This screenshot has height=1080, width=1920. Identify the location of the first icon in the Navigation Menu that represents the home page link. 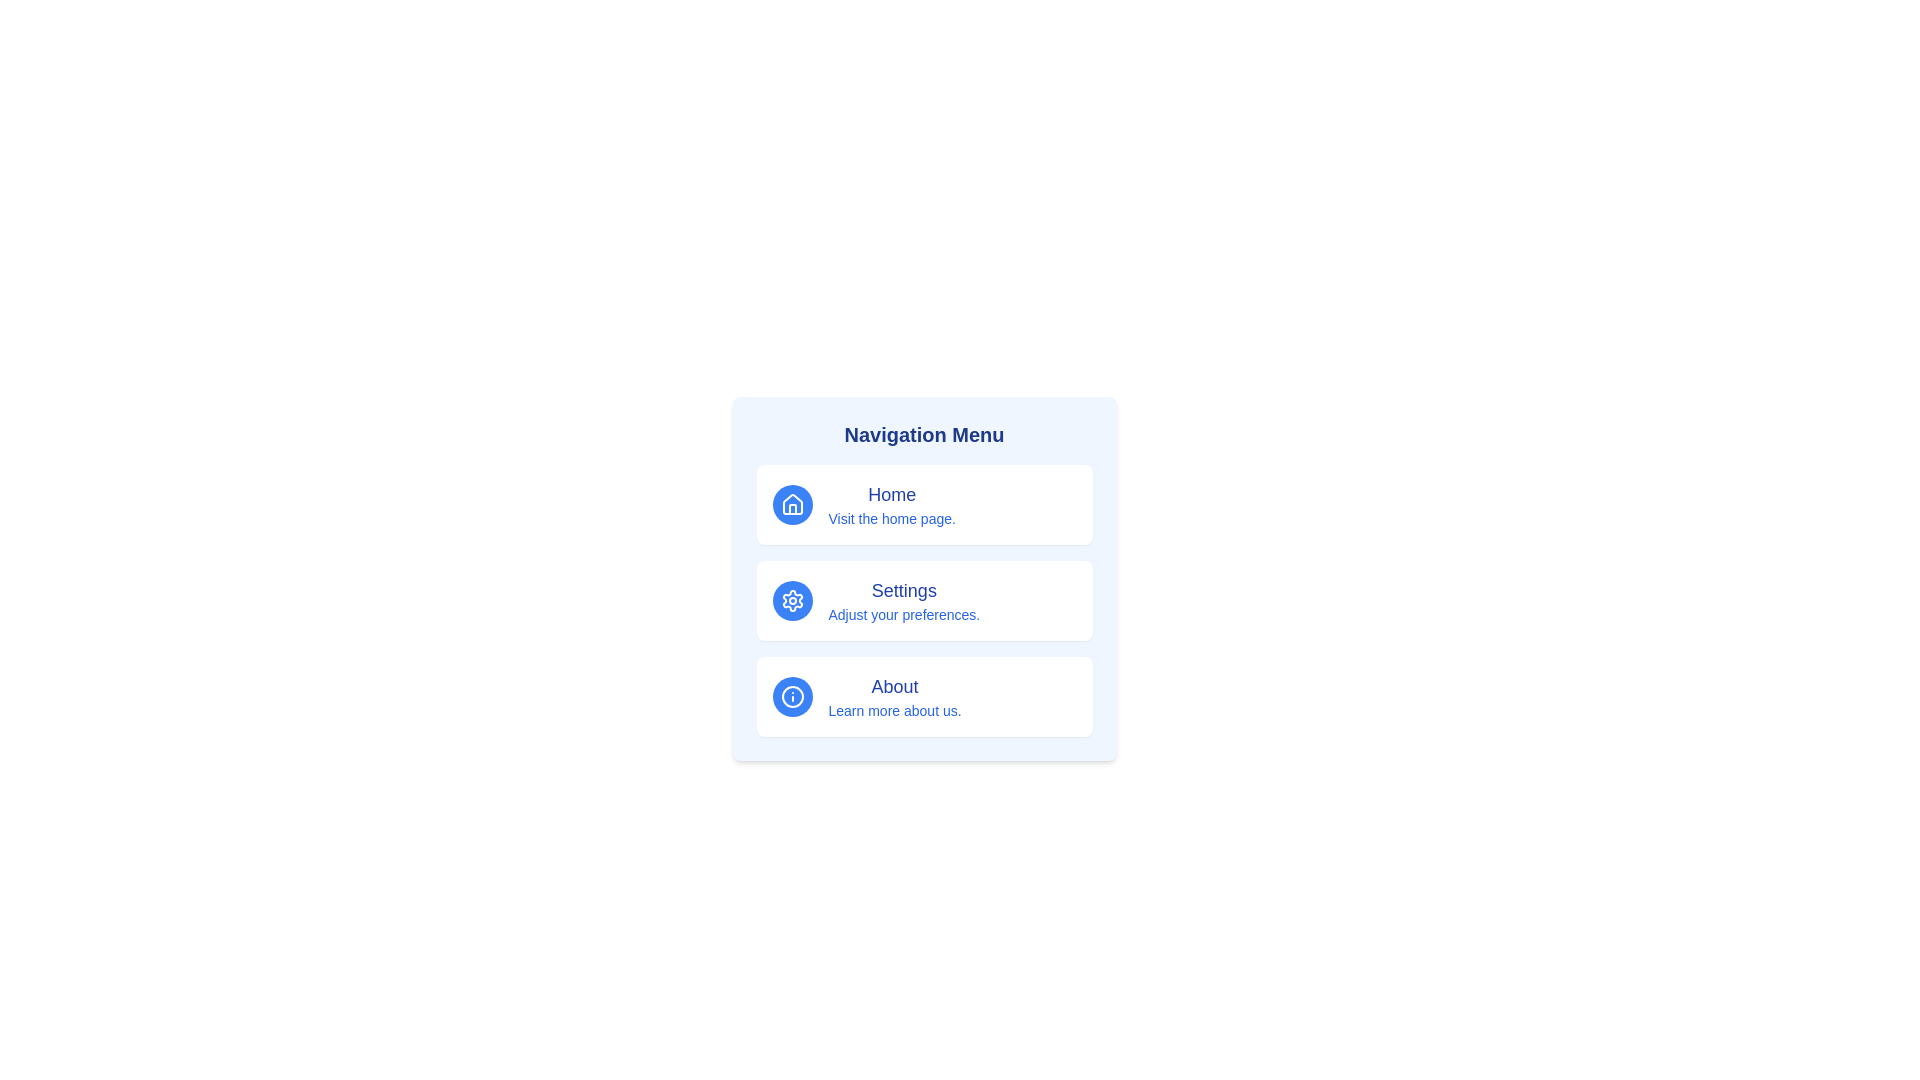
(791, 504).